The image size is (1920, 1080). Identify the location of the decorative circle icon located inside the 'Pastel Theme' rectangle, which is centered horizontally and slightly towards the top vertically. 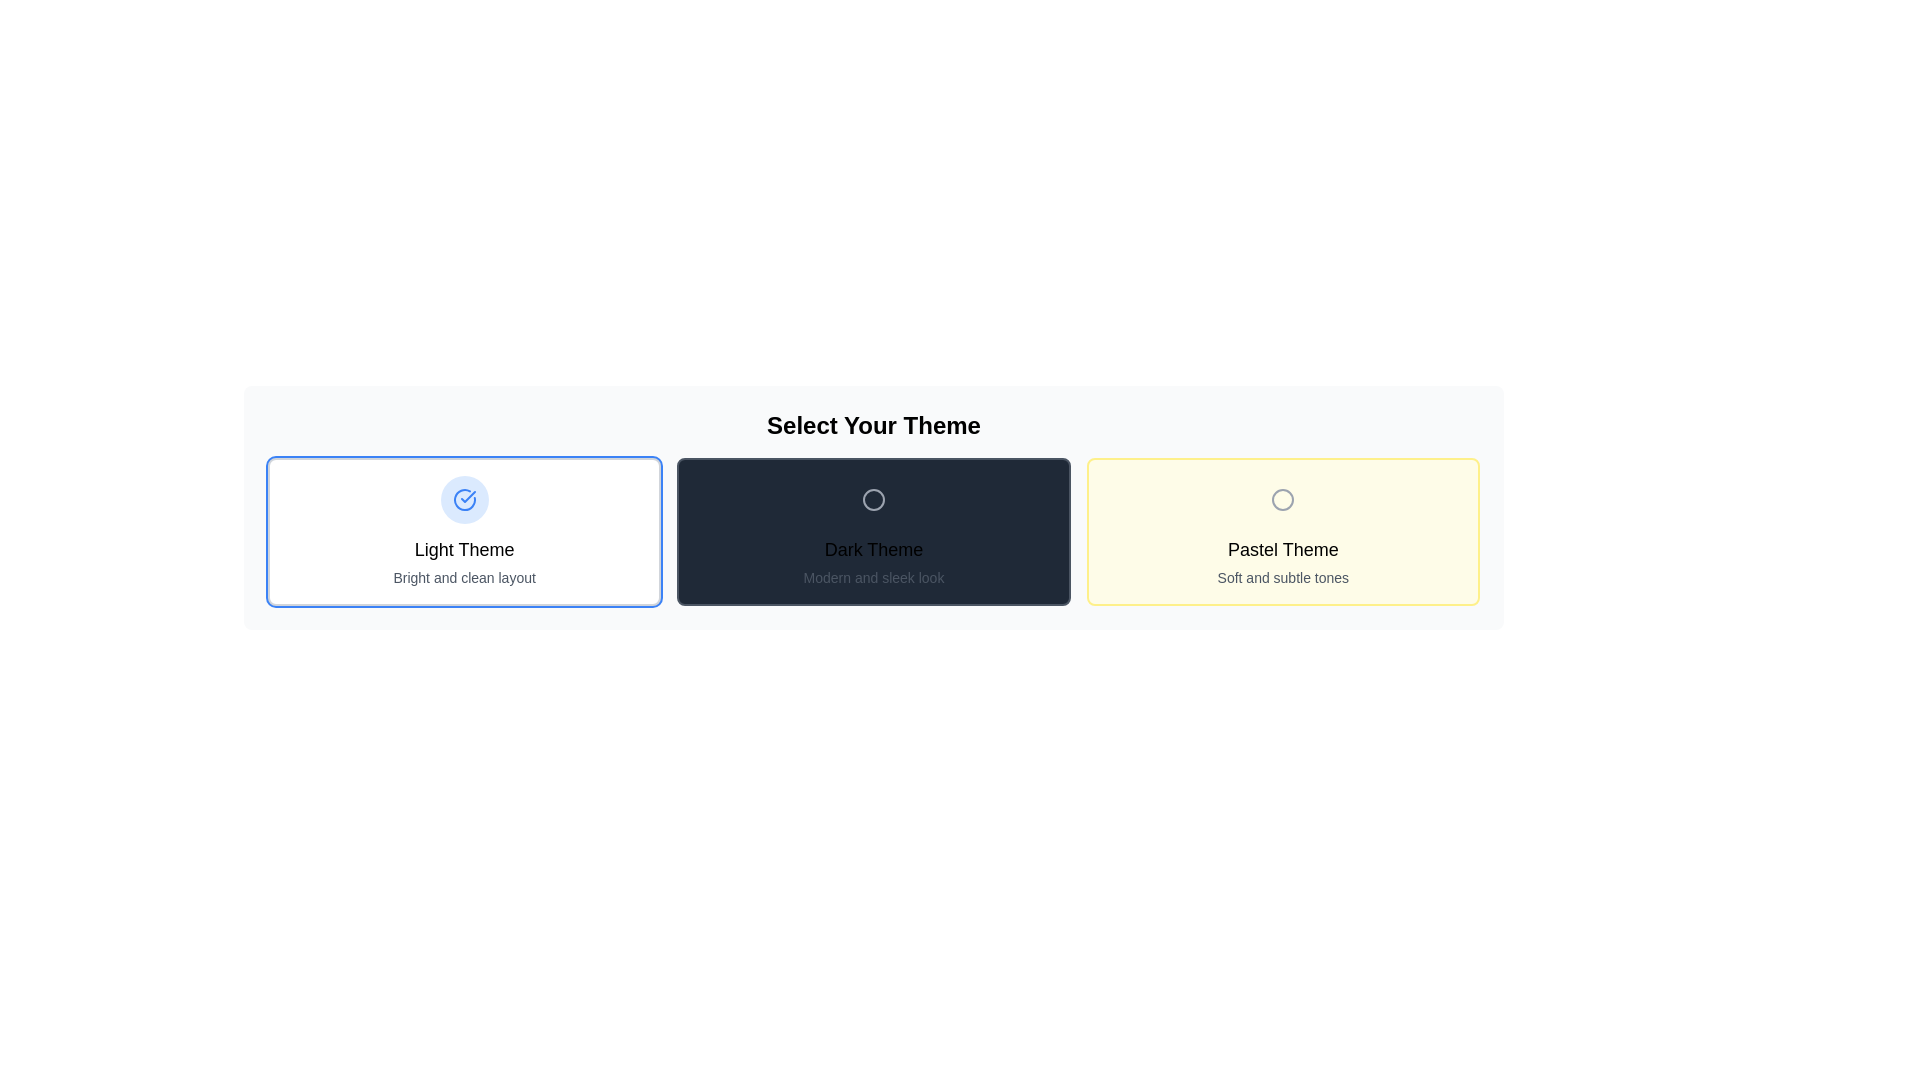
(1283, 499).